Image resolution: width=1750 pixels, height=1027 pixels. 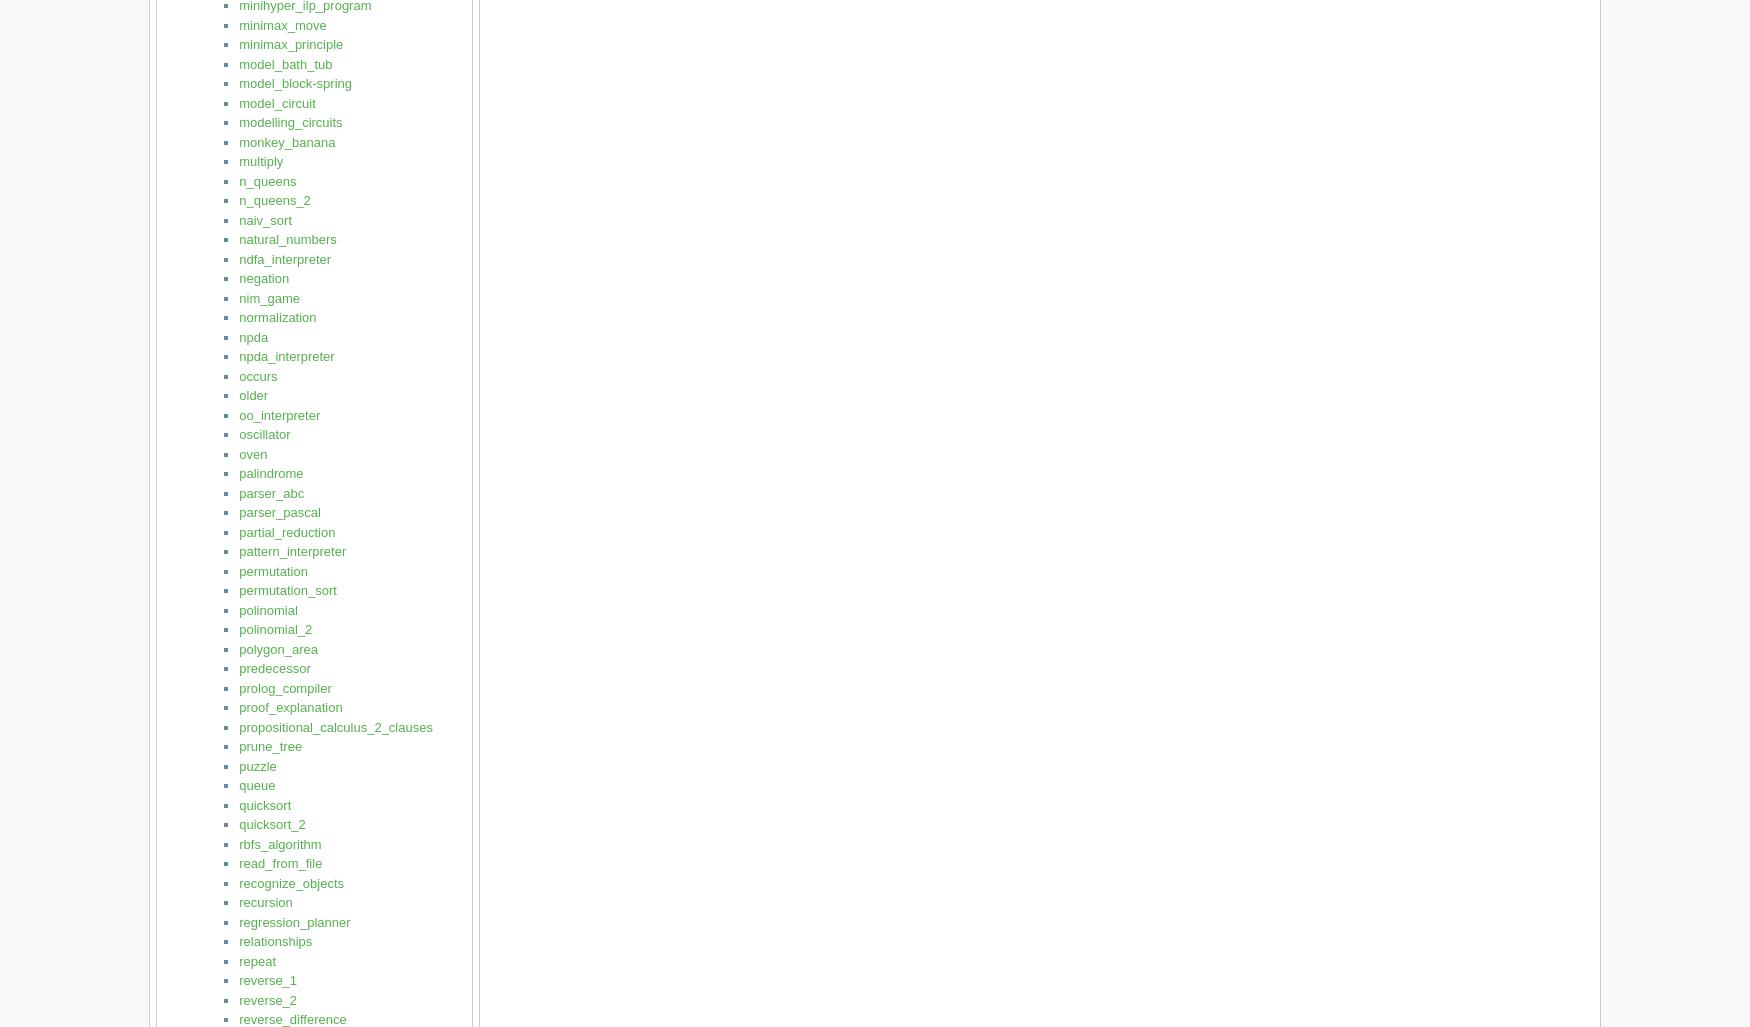 I want to click on 'prune_tree', so click(x=269, y=745).